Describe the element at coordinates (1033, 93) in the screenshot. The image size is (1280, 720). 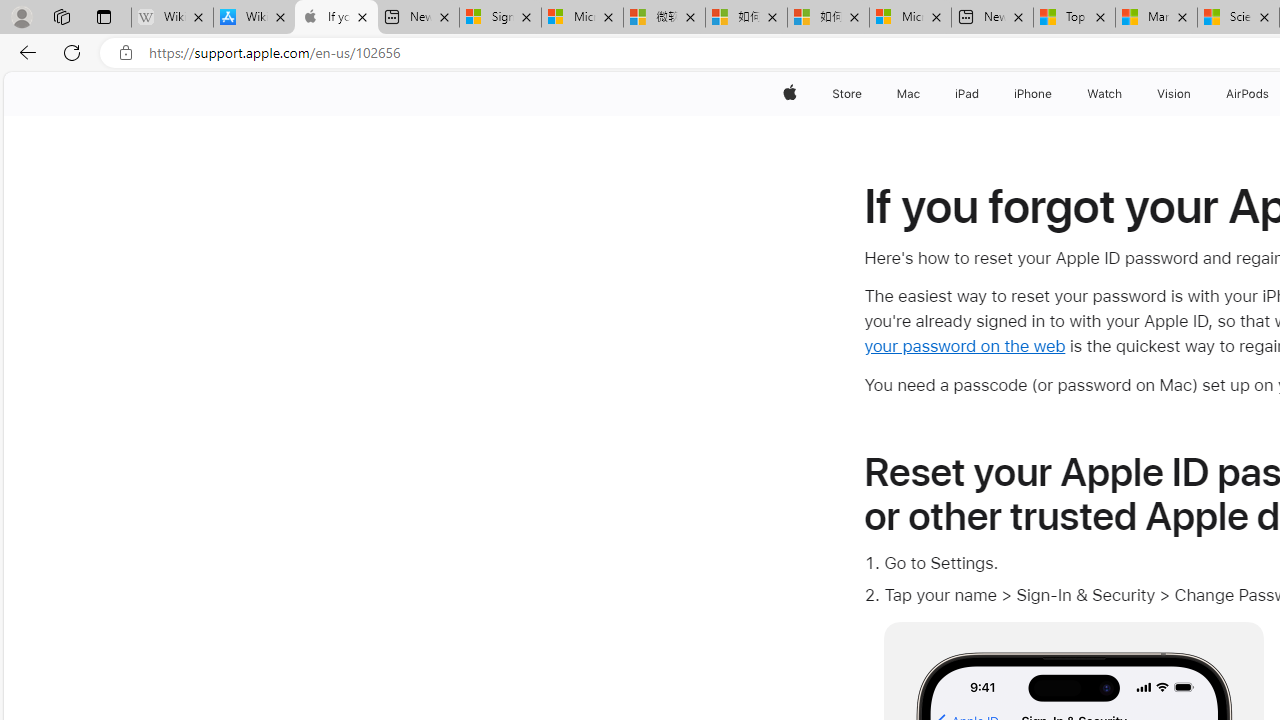
I see `'iPhone'` at that location.